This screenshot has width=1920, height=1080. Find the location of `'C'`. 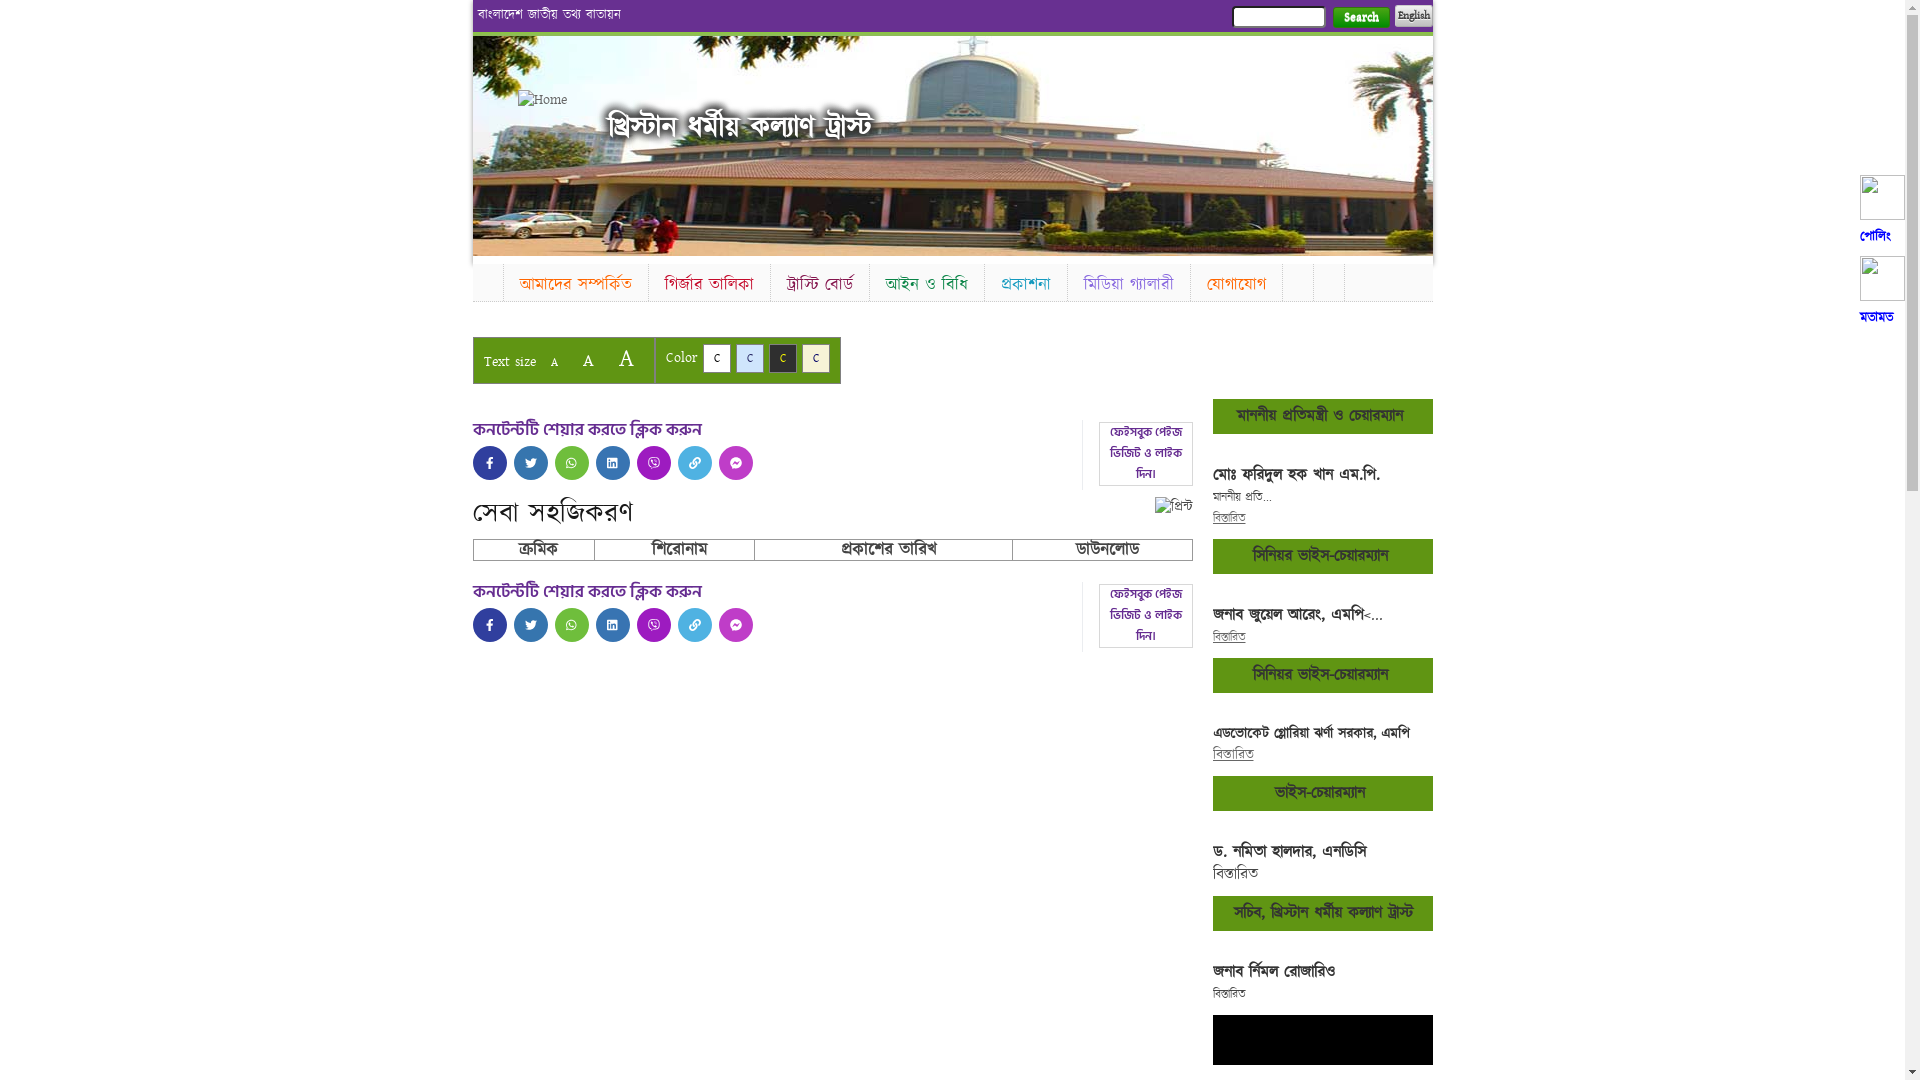

'C' is located at coordinates (816, 357).